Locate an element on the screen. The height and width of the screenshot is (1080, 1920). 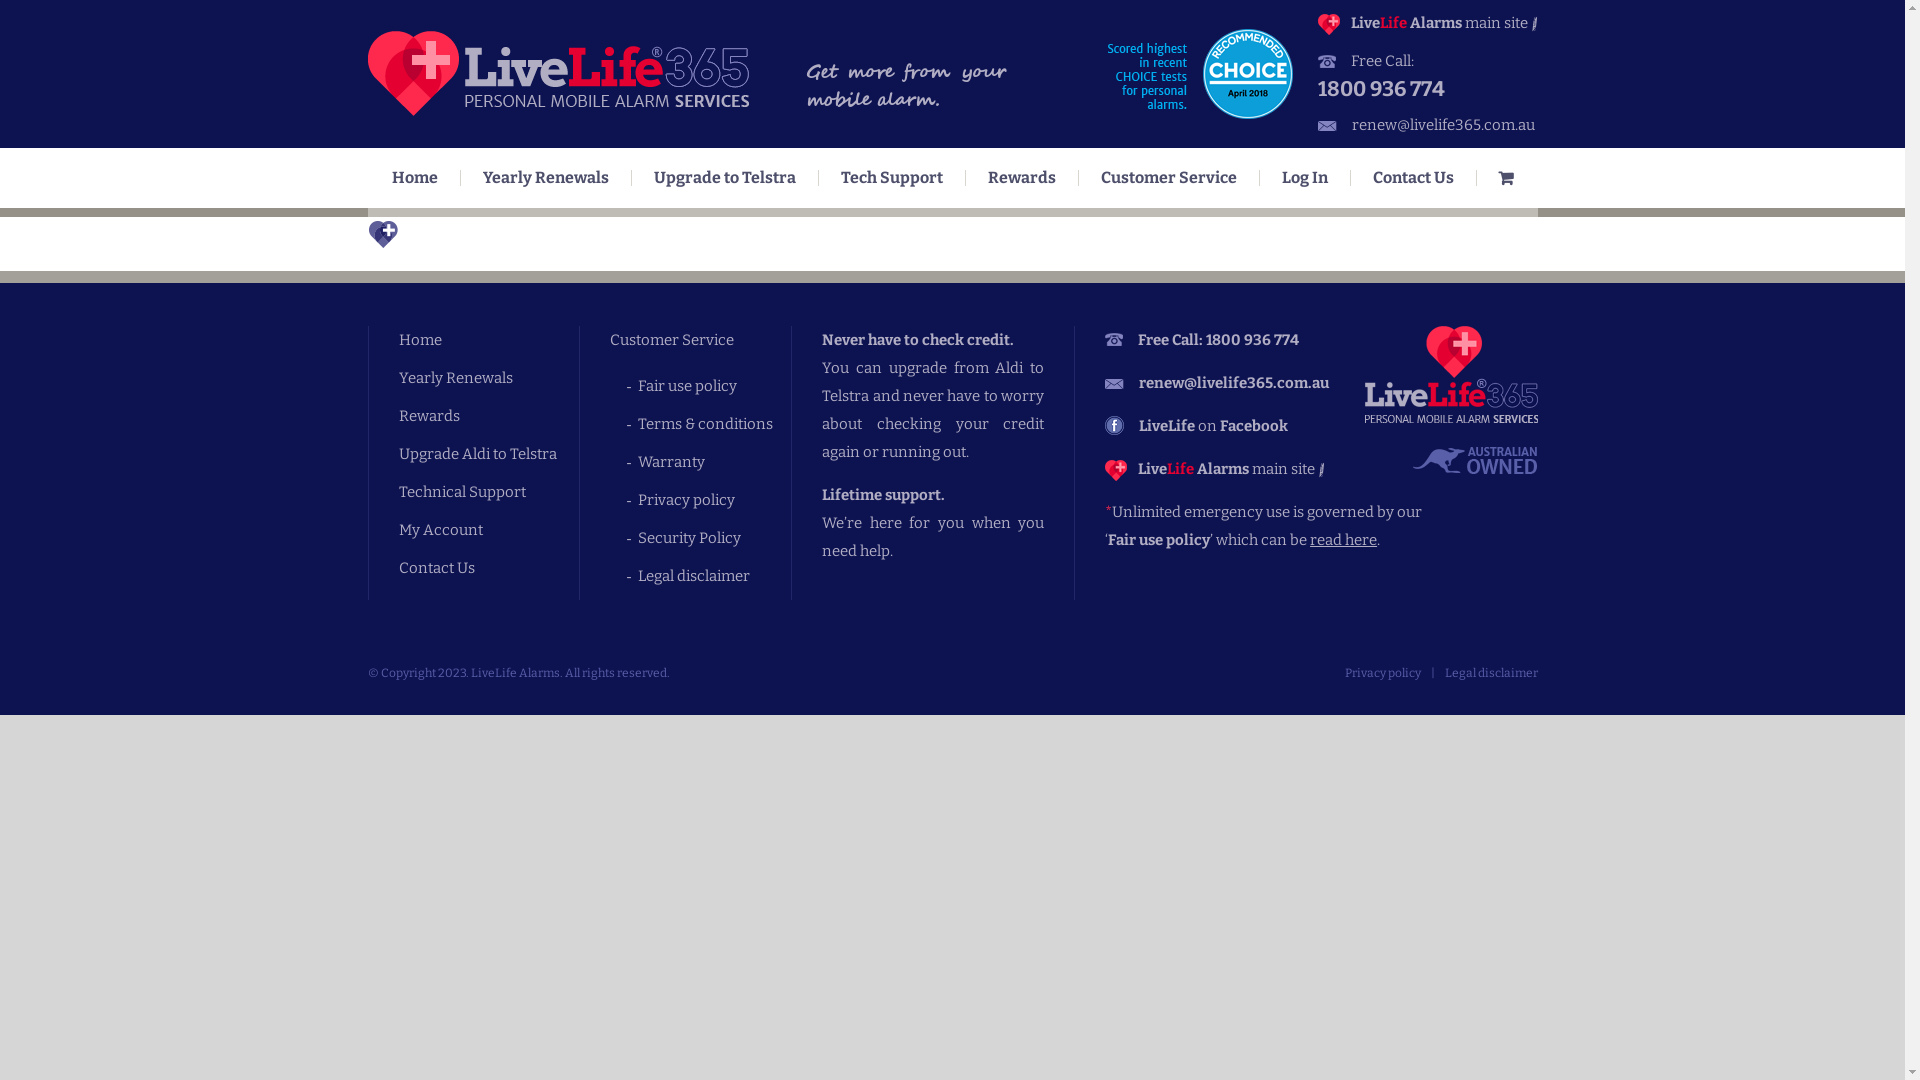
'Contact Us' is located at coordinates (1411, 176).